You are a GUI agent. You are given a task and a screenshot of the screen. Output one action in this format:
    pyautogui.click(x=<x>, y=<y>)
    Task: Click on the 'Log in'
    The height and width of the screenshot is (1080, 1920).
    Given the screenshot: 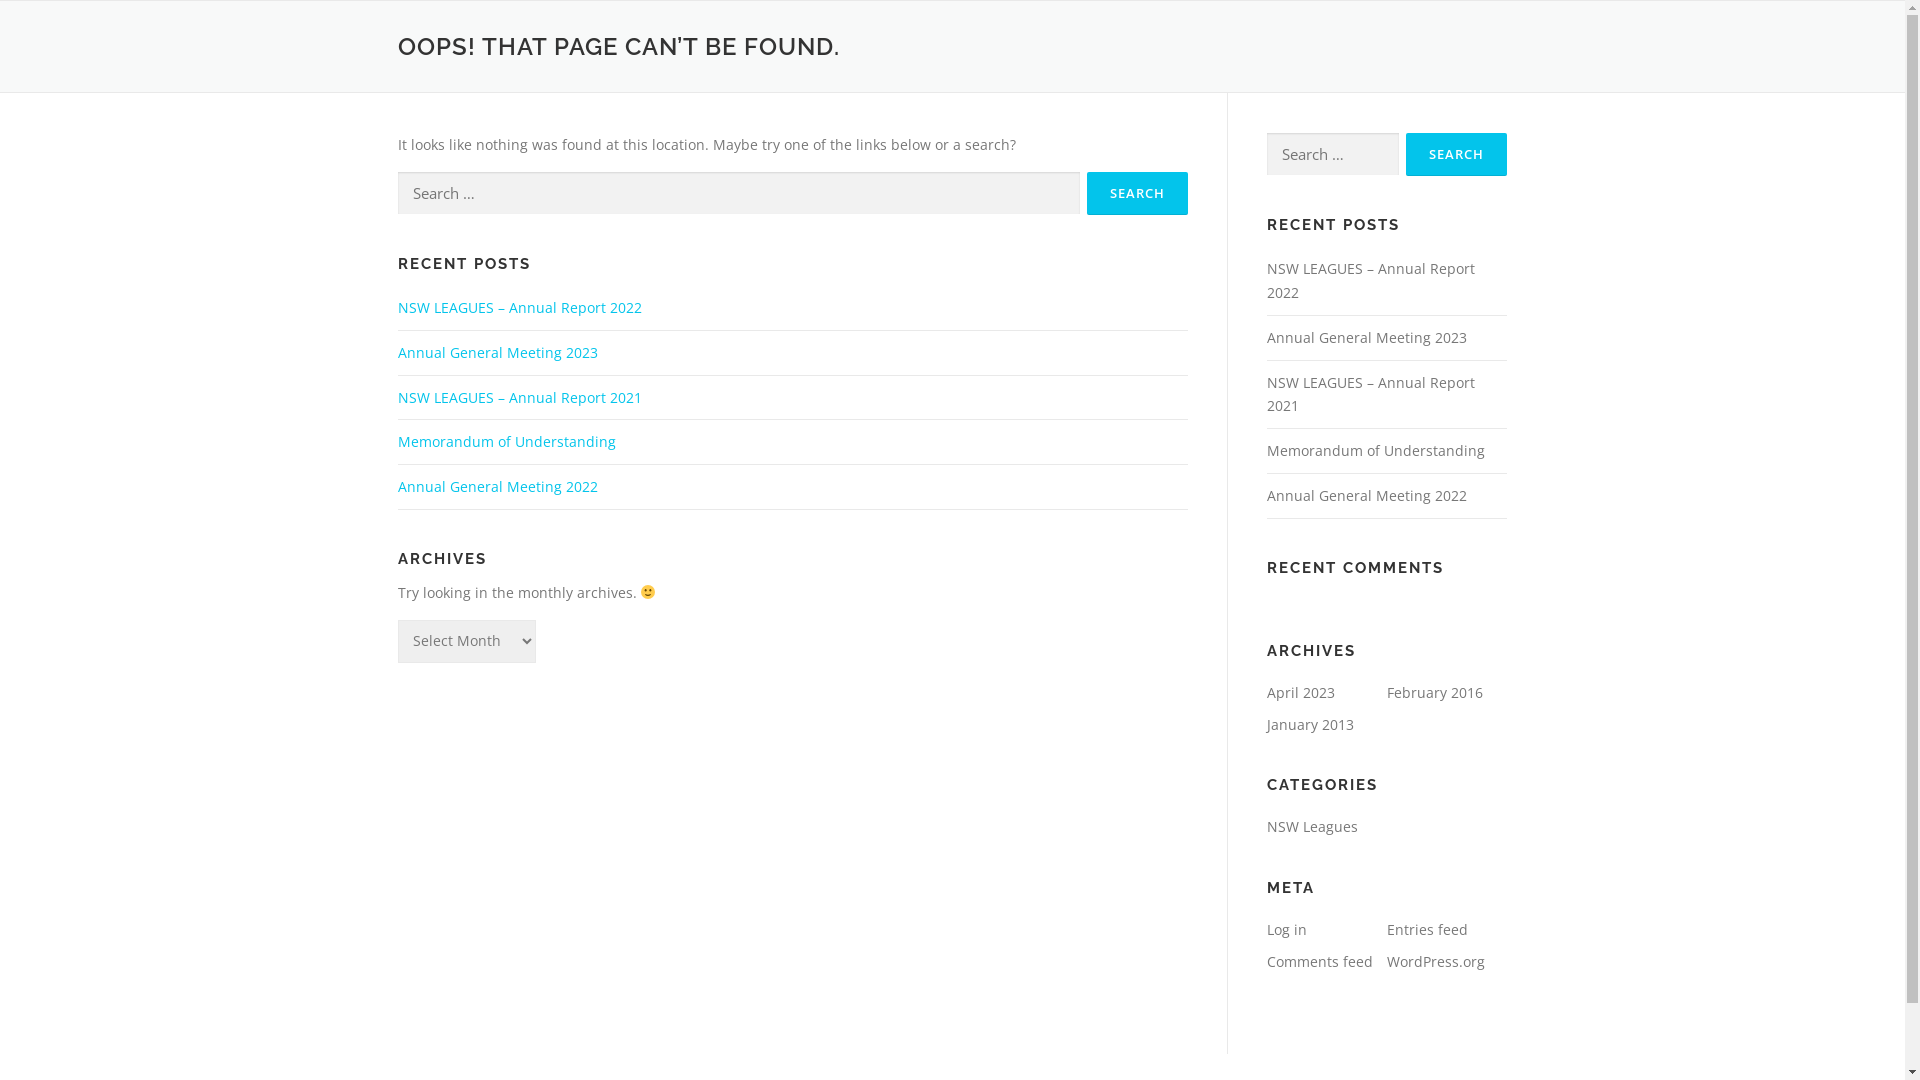 What is the action you would take?
    pyautogui.click(x=1286, y=929)
    